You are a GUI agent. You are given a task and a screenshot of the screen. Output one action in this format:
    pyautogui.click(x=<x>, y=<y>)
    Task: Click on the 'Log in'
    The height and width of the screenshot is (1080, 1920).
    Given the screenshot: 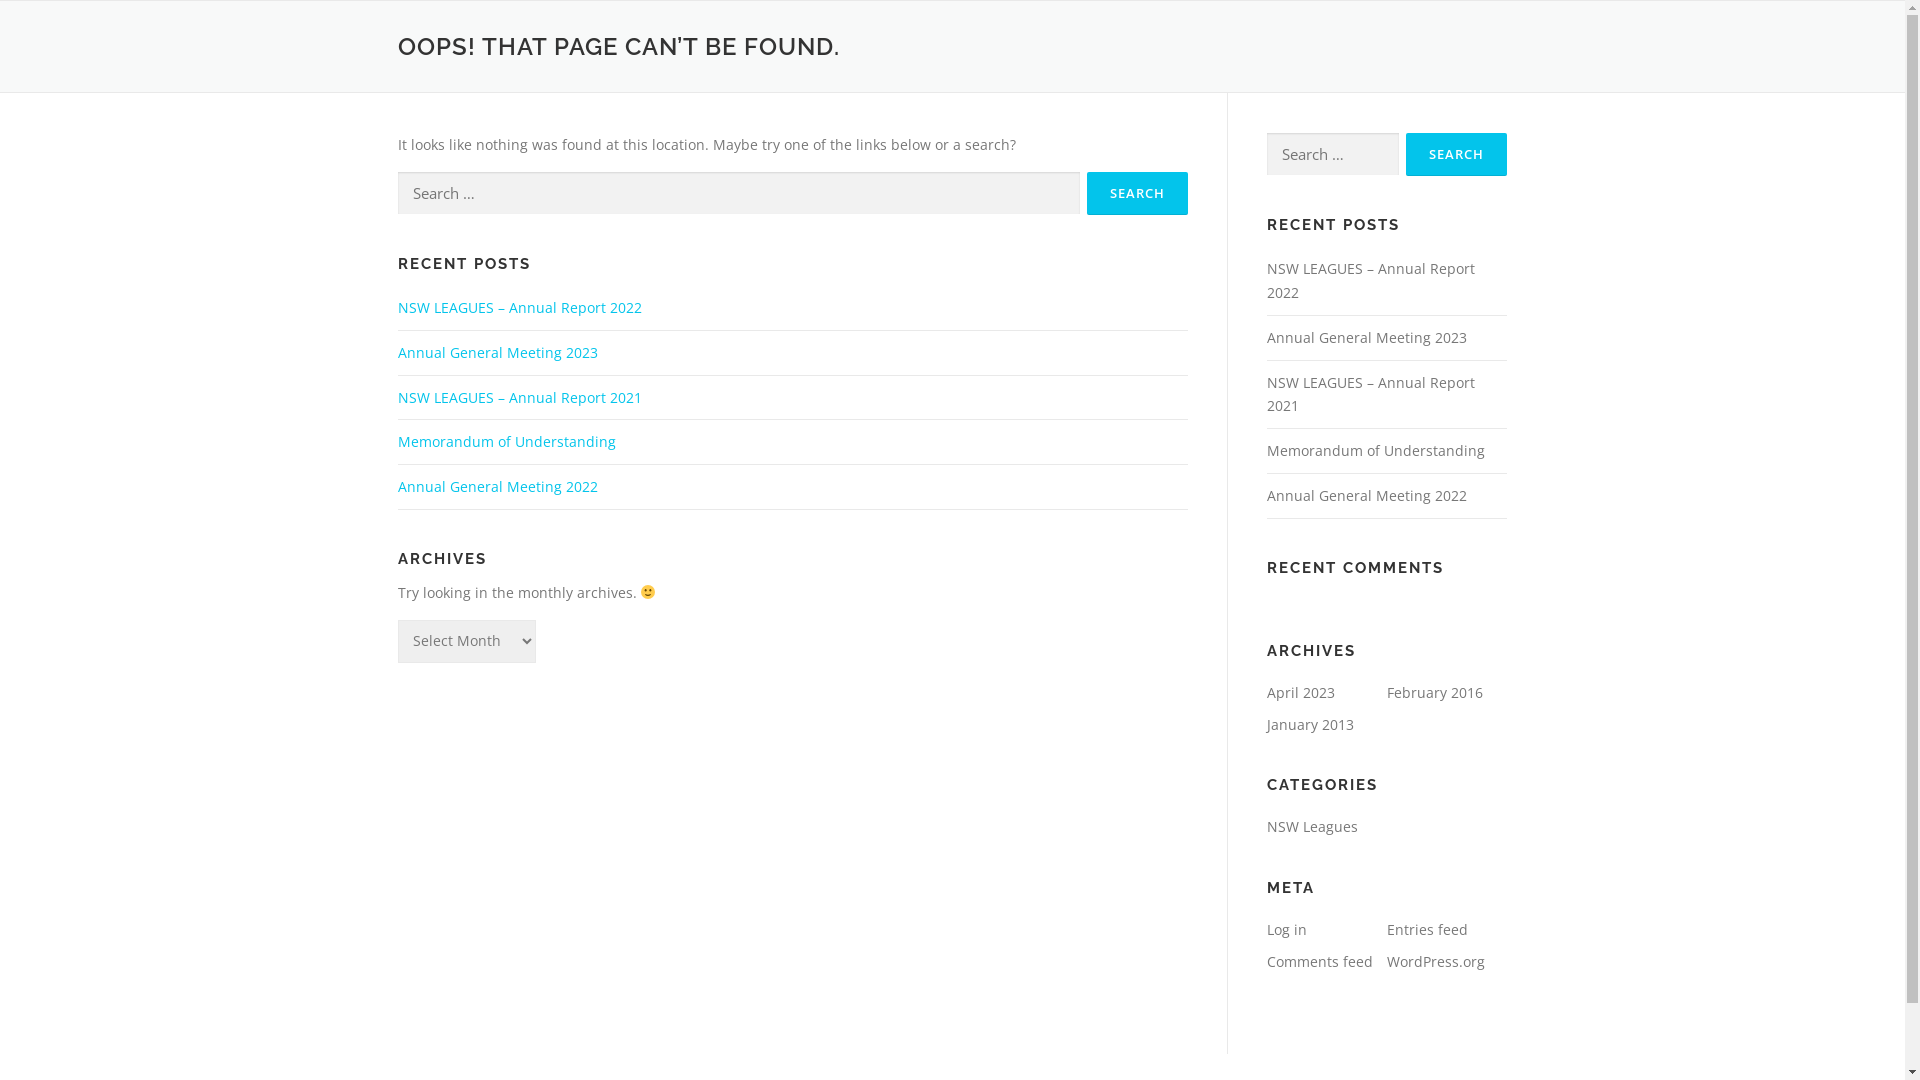 What is the action you would take?
    pyautogui.click(x=1286, y=929)
    